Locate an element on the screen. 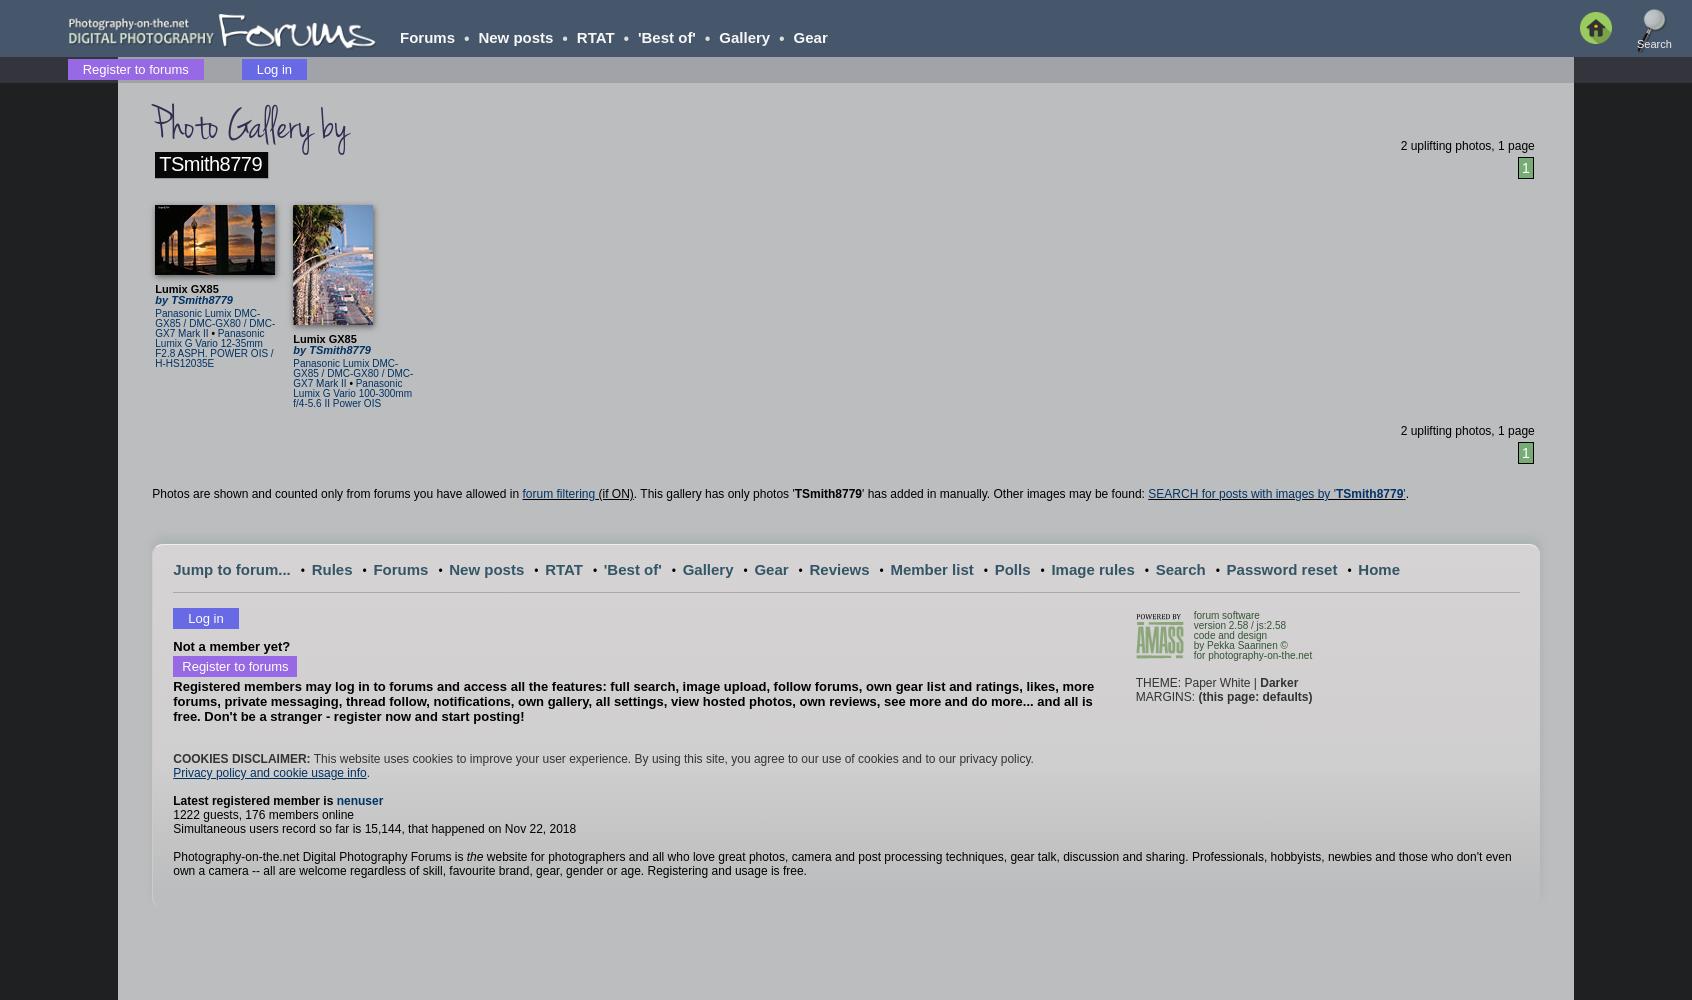 Image resolution: width=1692 pixels, height=1000 pixels. 'Panasonic Lumix G Vario 100-300mm f/4-5.6 II Power OIS' is located at coordinates (292, 393).